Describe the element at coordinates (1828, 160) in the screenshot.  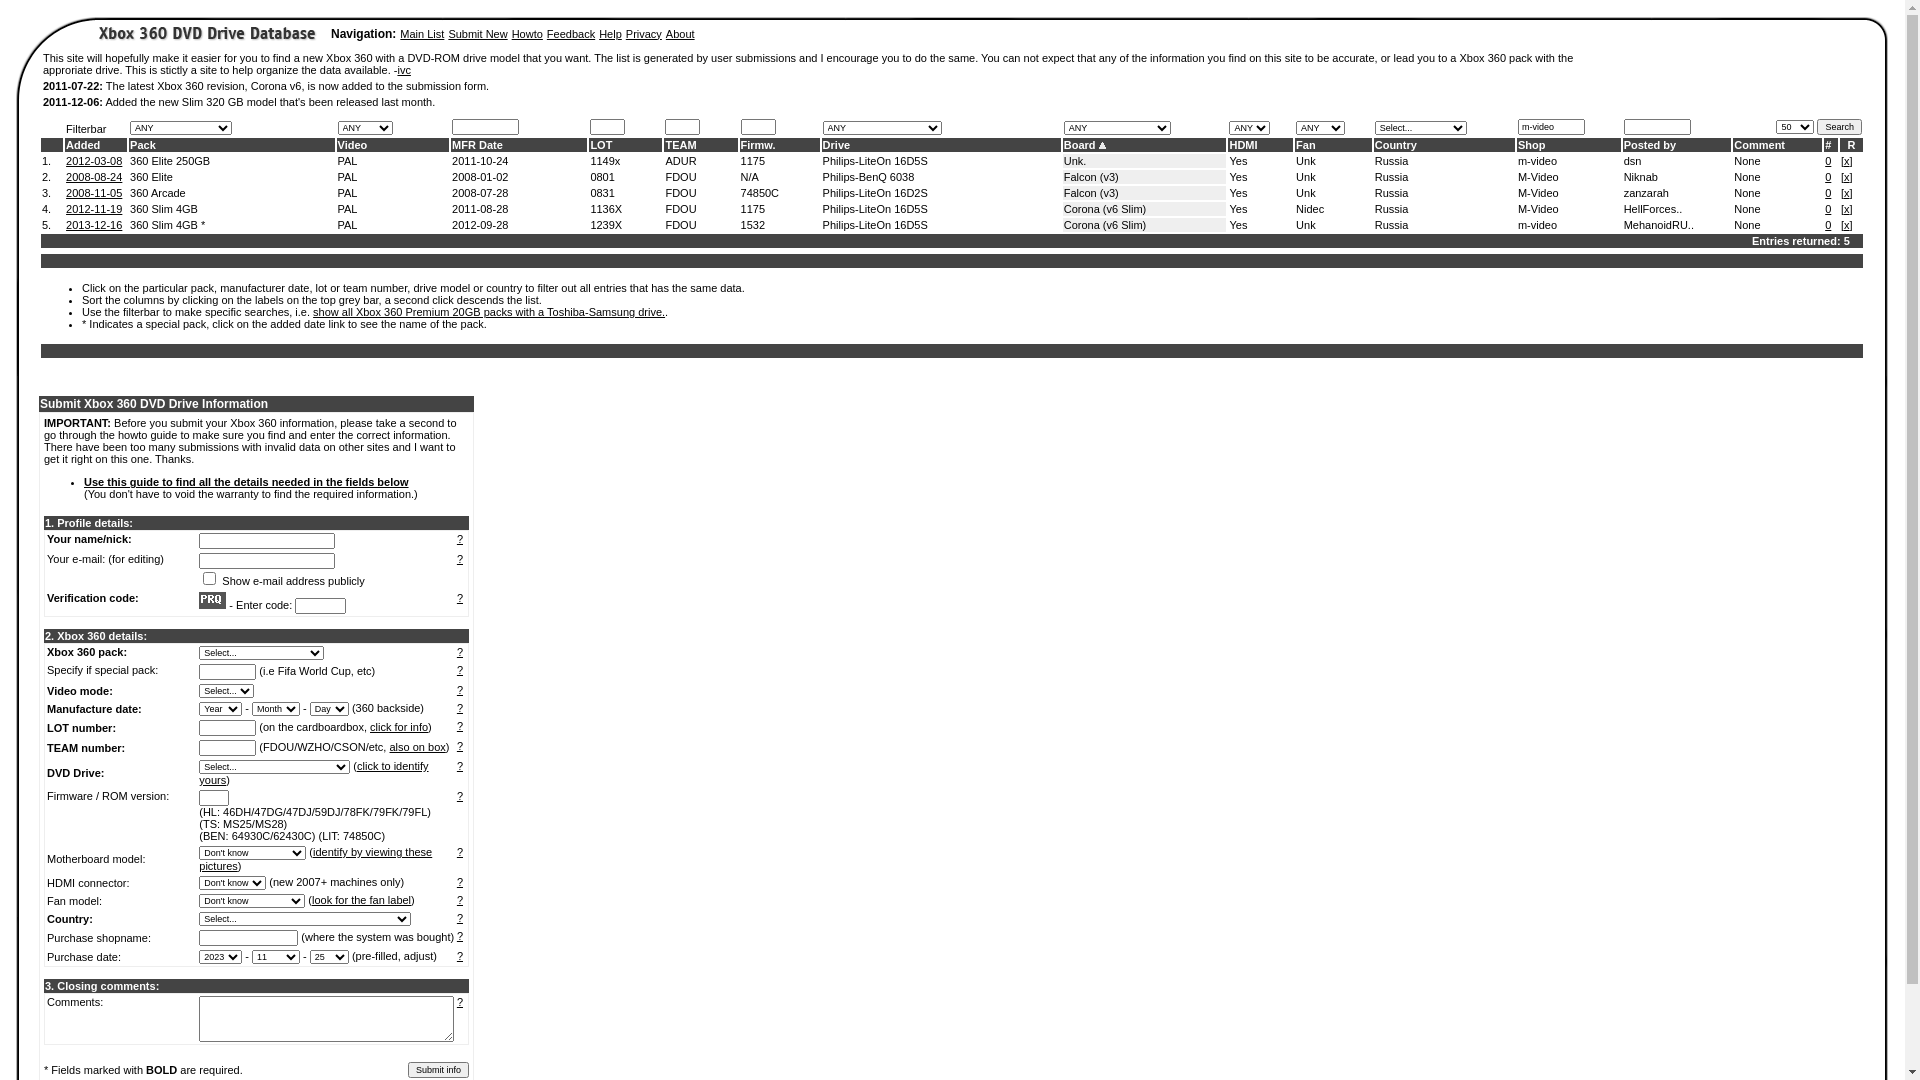
I see `'0'` at that location.